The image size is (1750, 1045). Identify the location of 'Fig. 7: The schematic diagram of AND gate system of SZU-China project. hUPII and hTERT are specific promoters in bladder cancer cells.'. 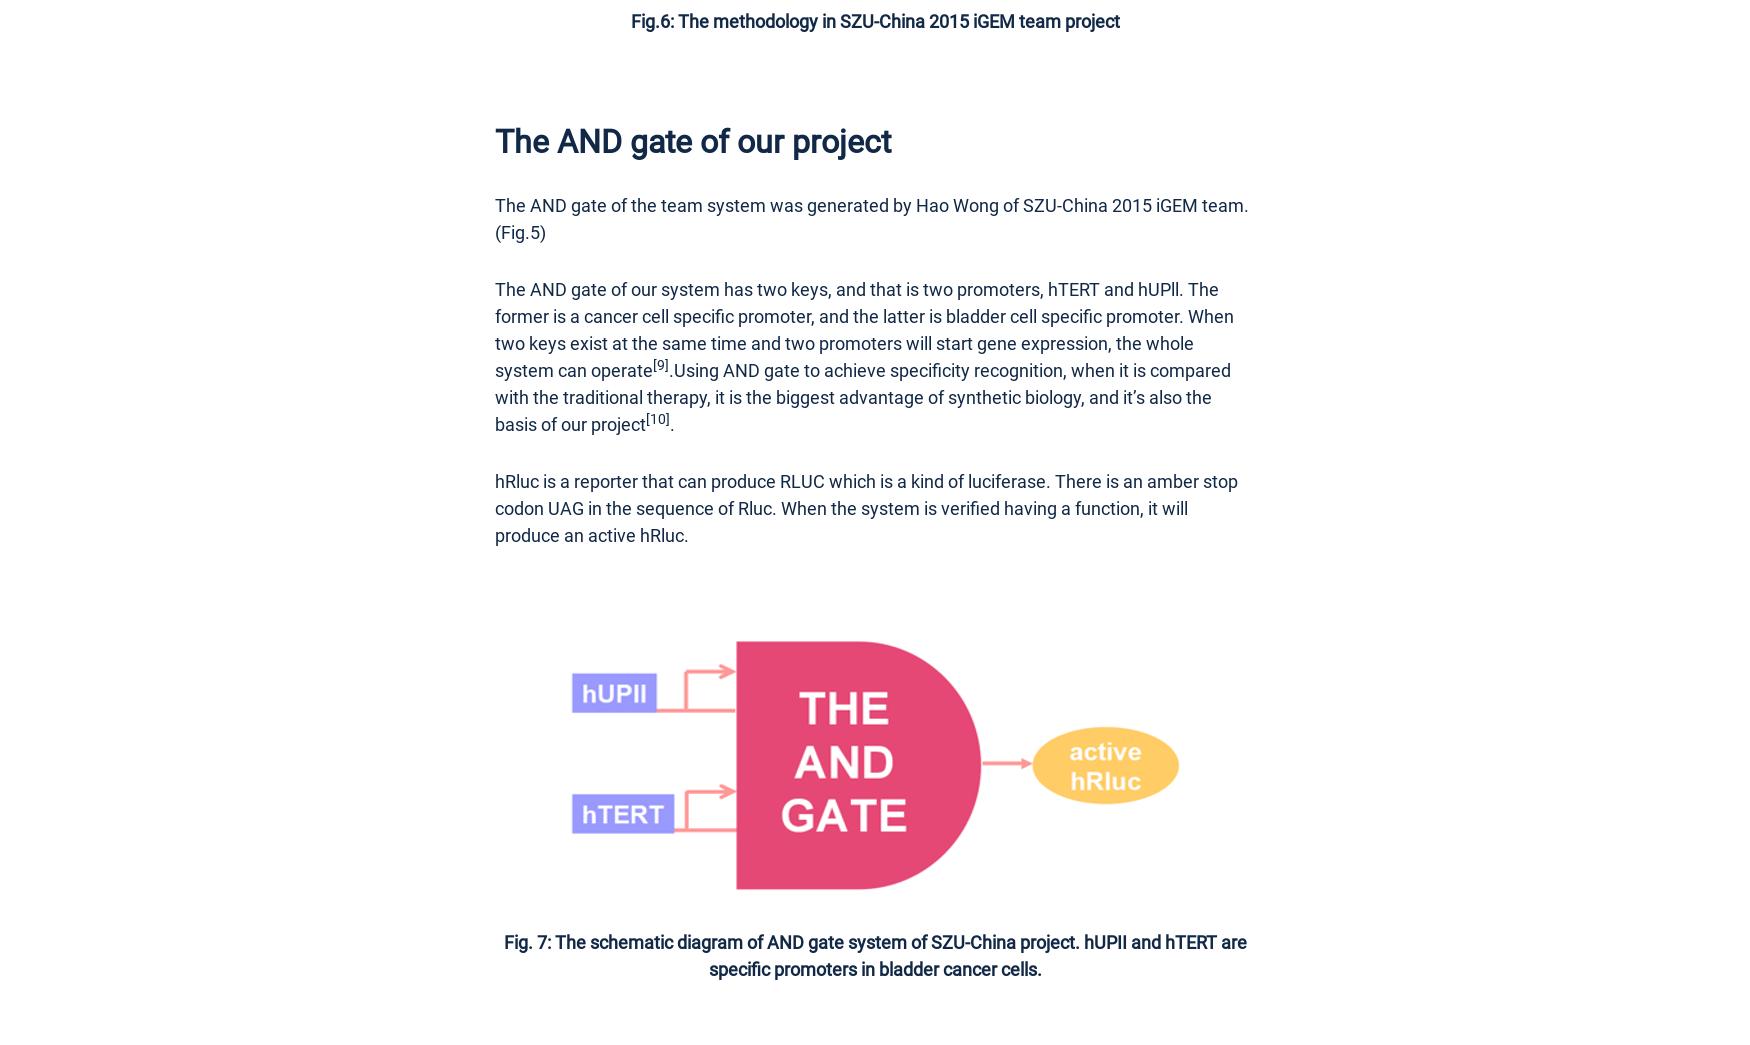
(874, 954).